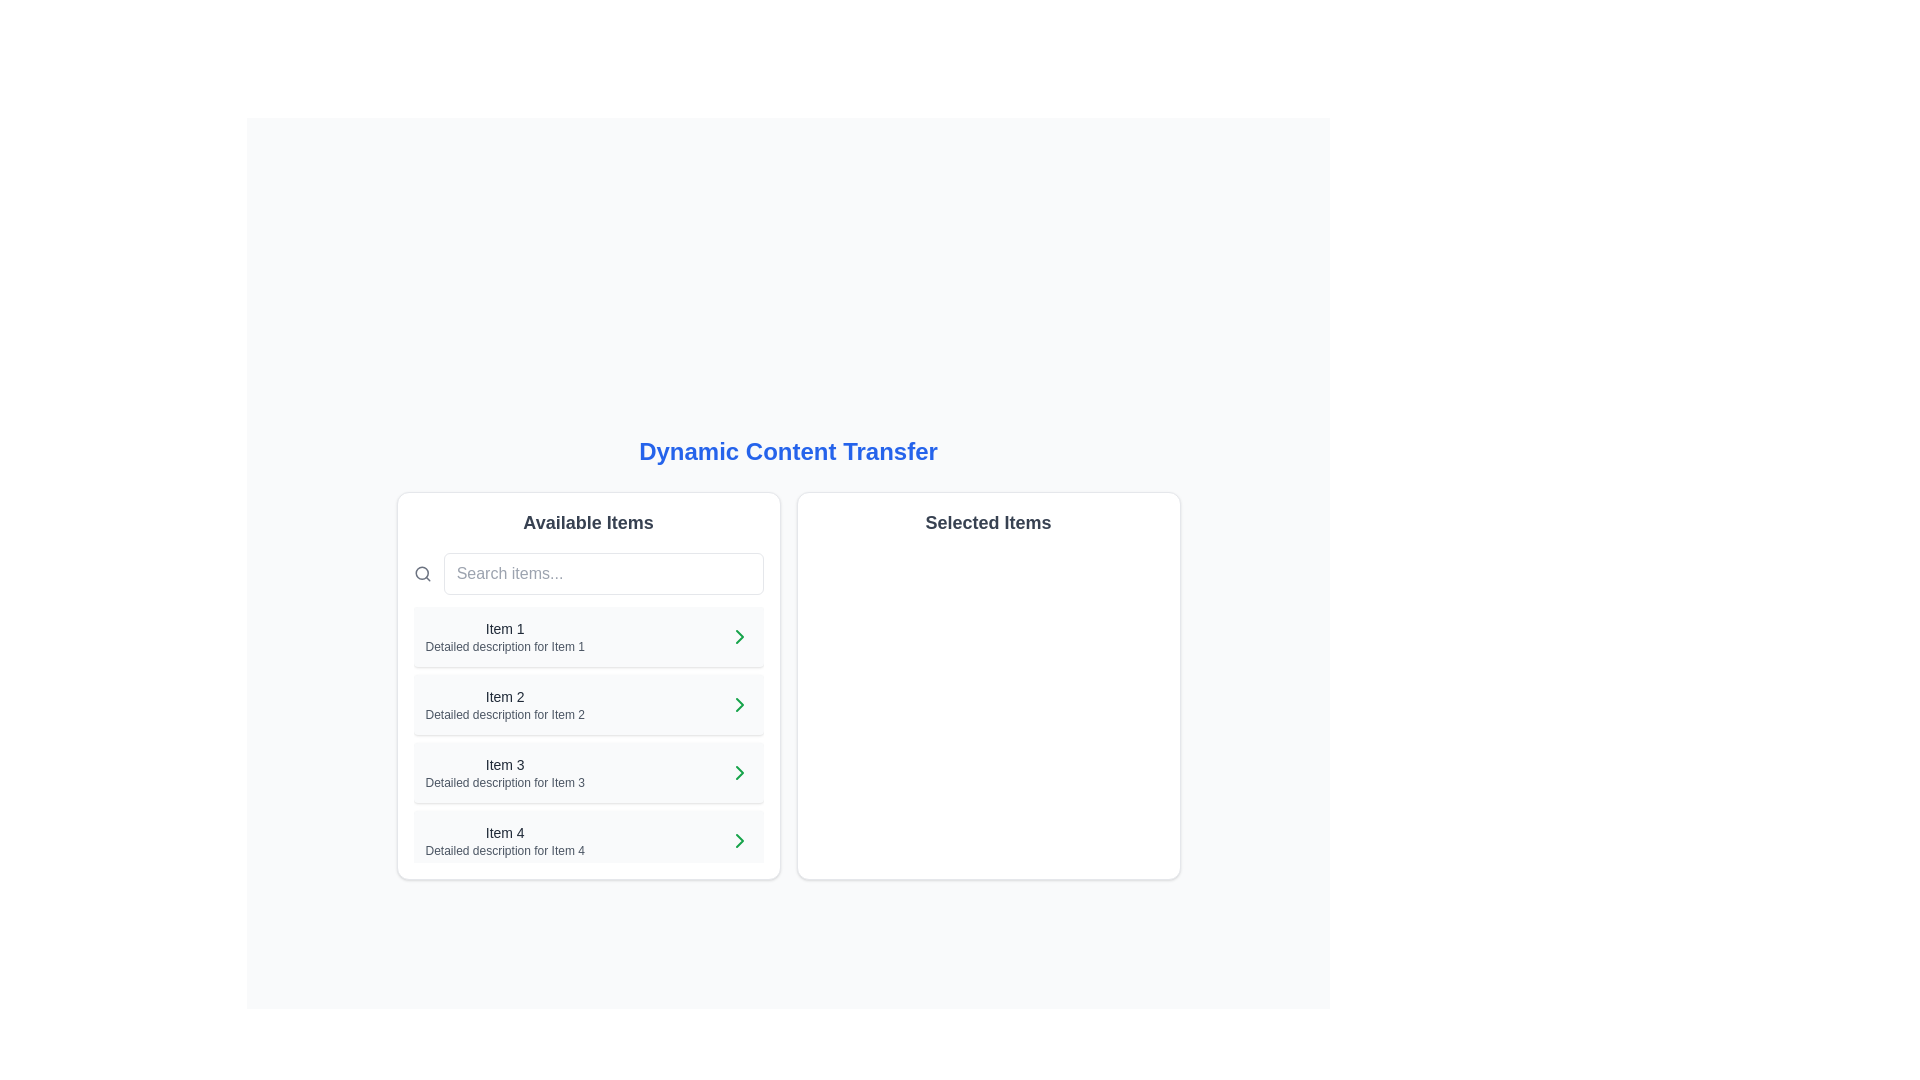  I want to click on the right-facing green chevron button located to the right of 'Item 2' in the 'Available Items' section, so click(738, 704).